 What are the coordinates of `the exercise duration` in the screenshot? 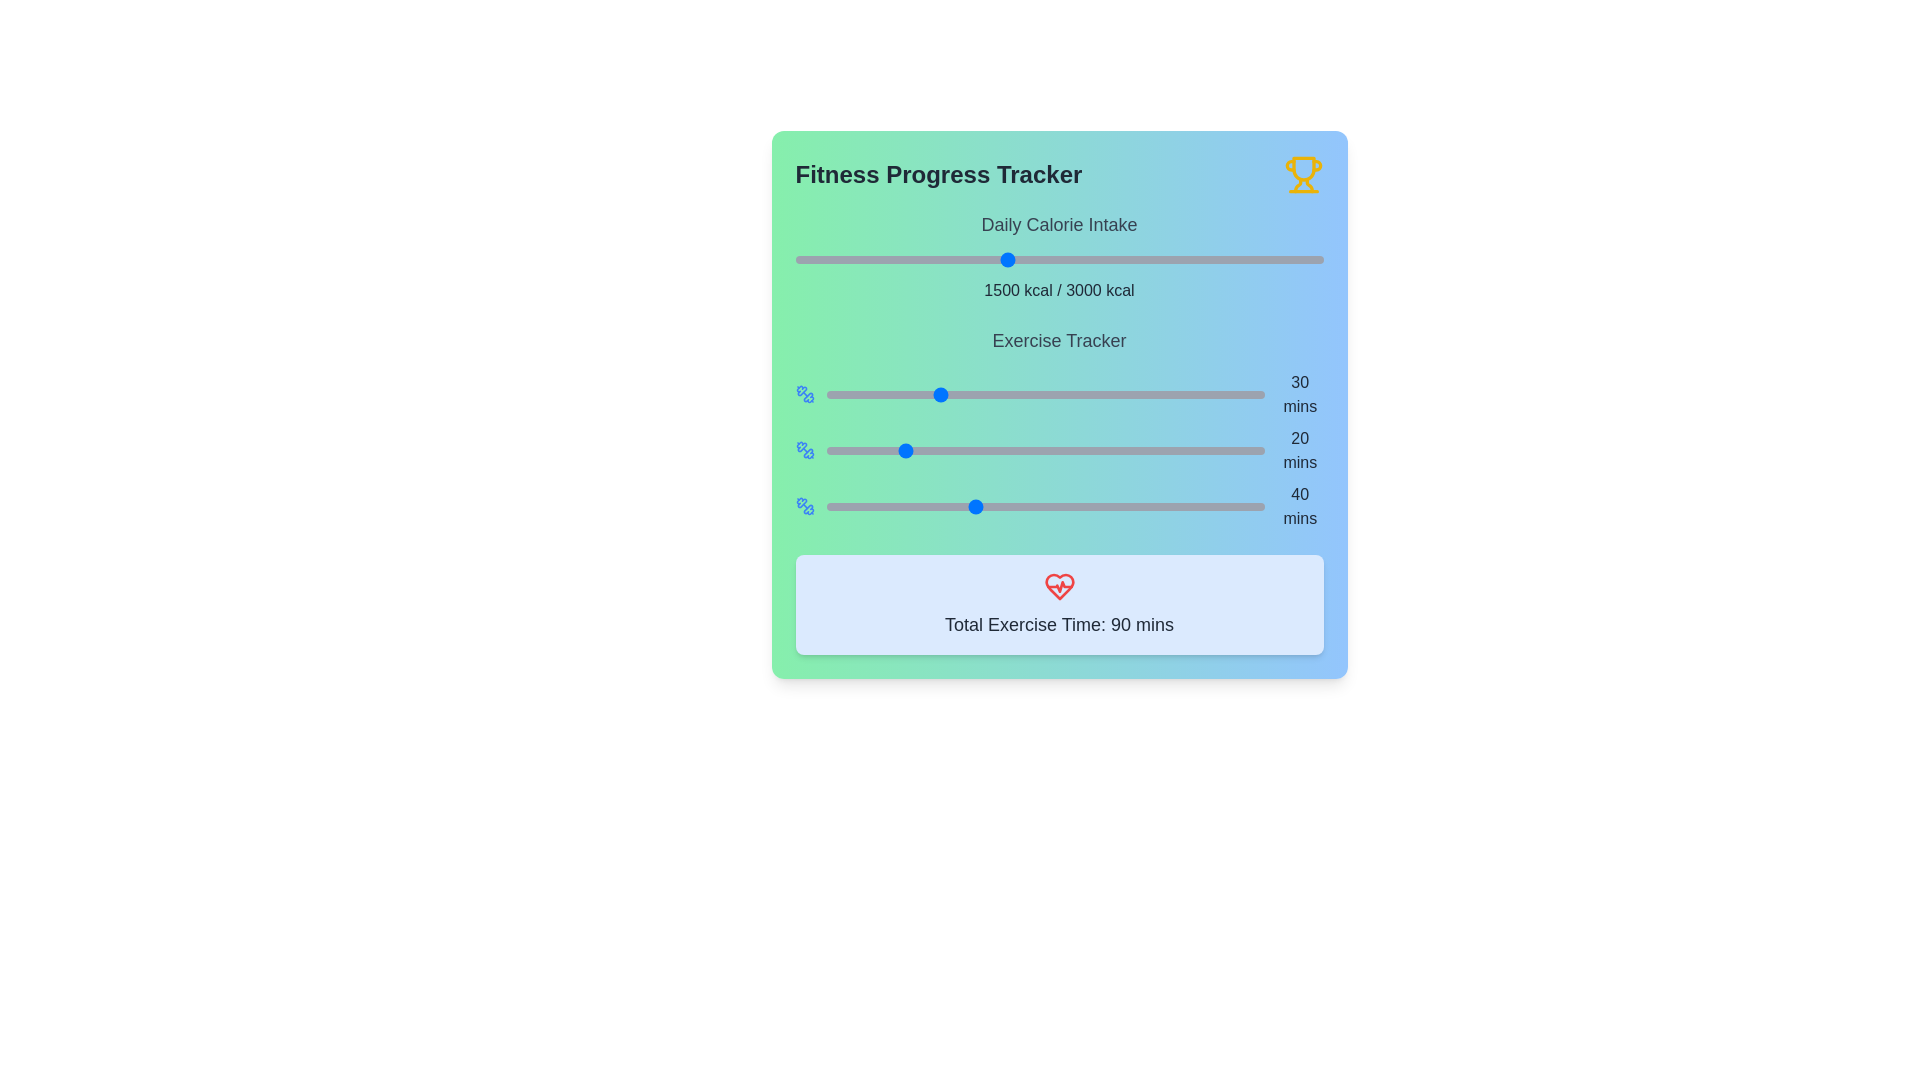 It's located at (1144, 505).